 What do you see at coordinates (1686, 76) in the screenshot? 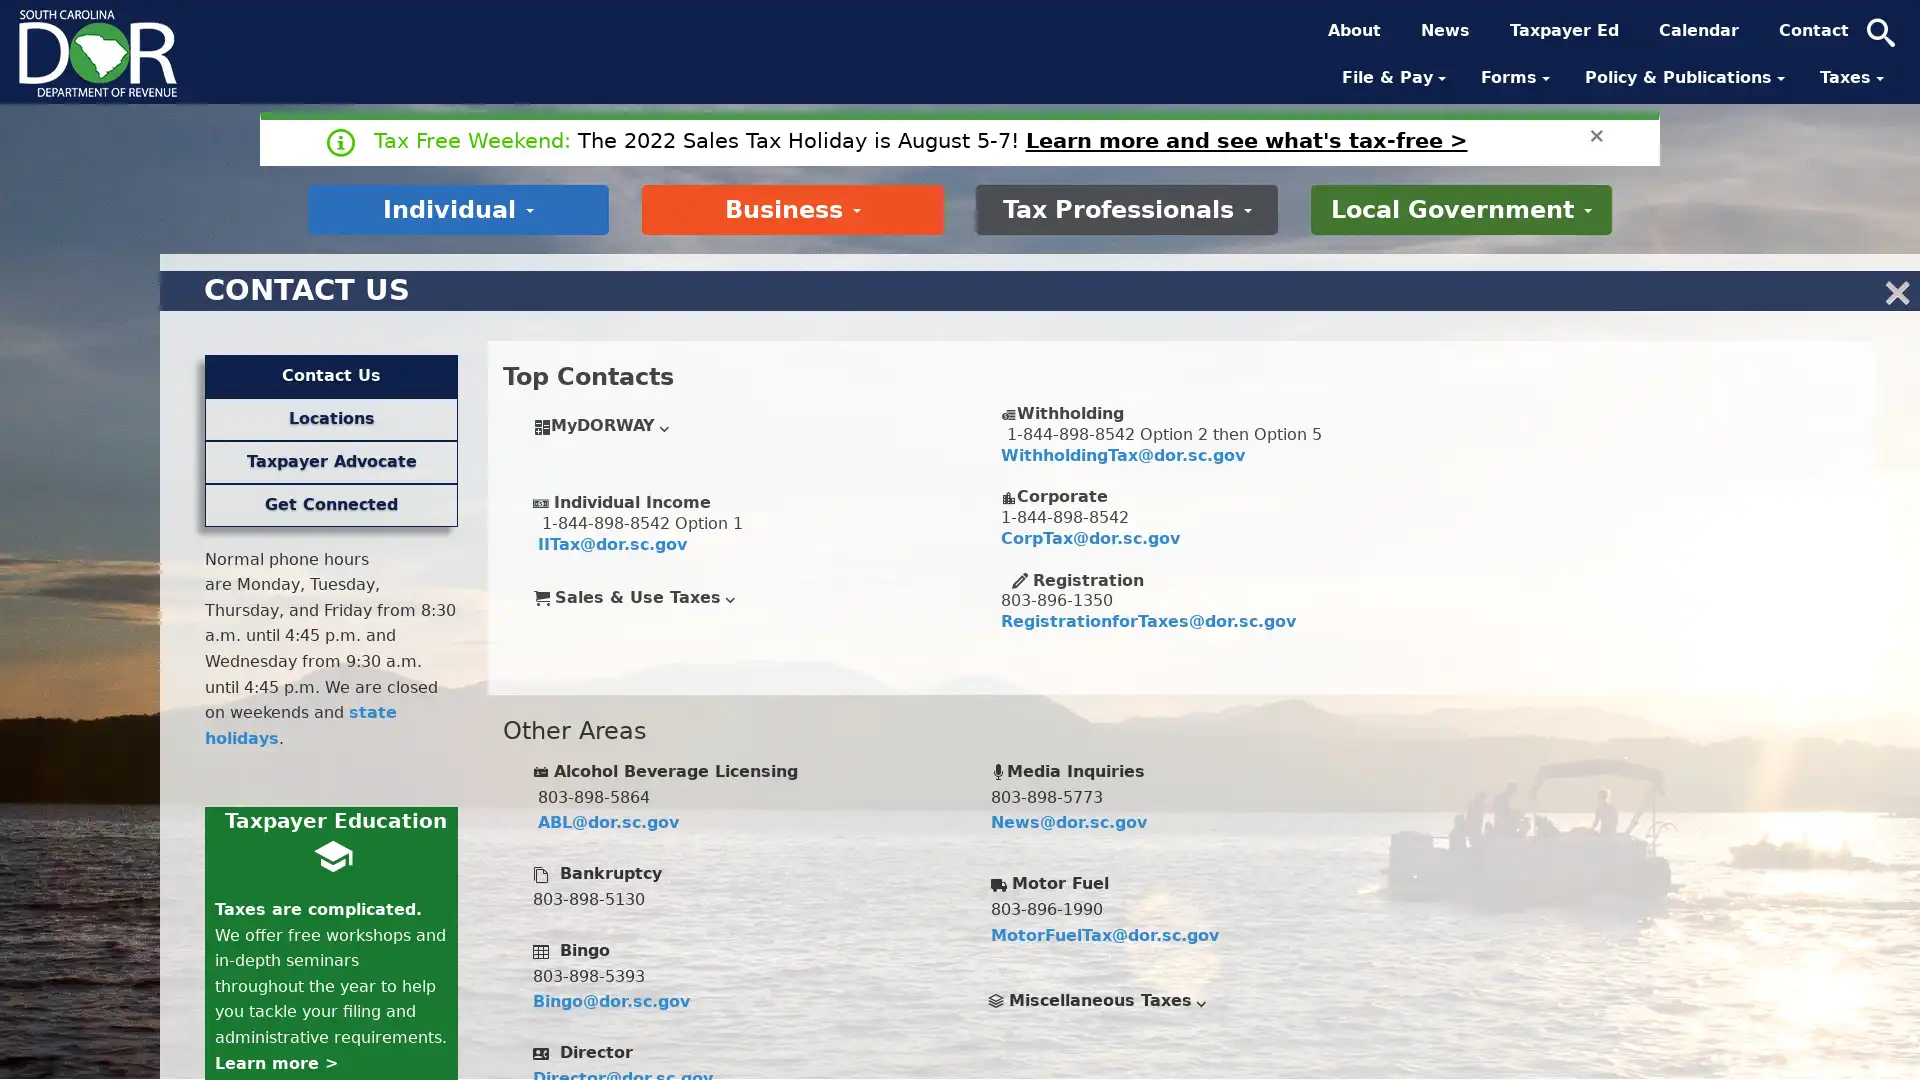
I see `Policy & Publications` at bounding box center [1686, 76].